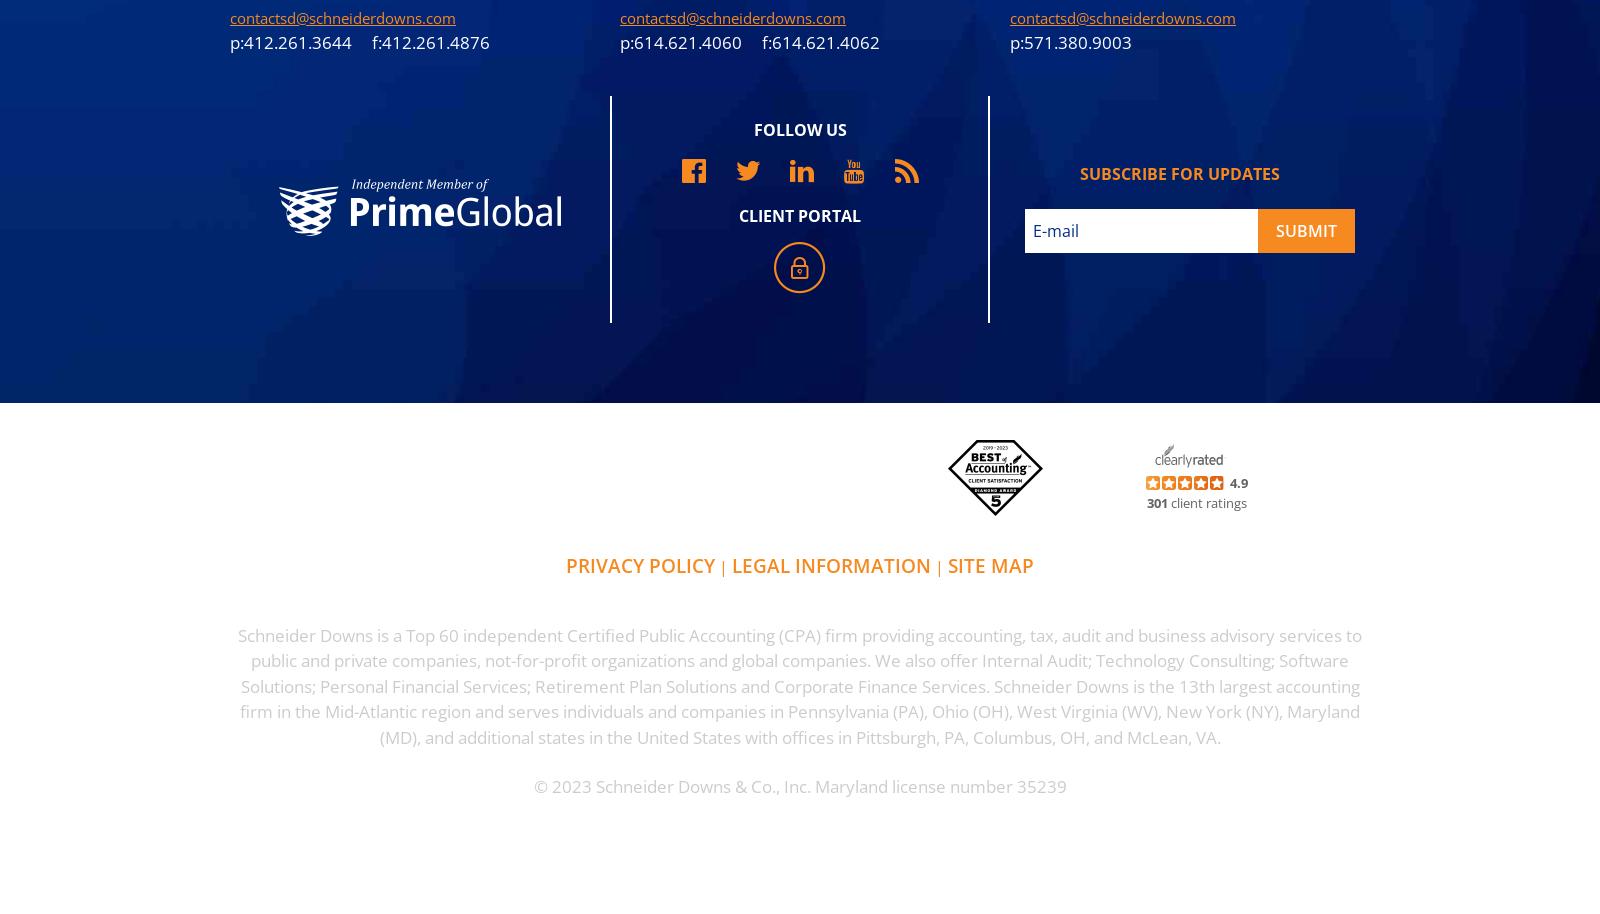  I want to click on 'subscribe for updates', so click(1180, 173).